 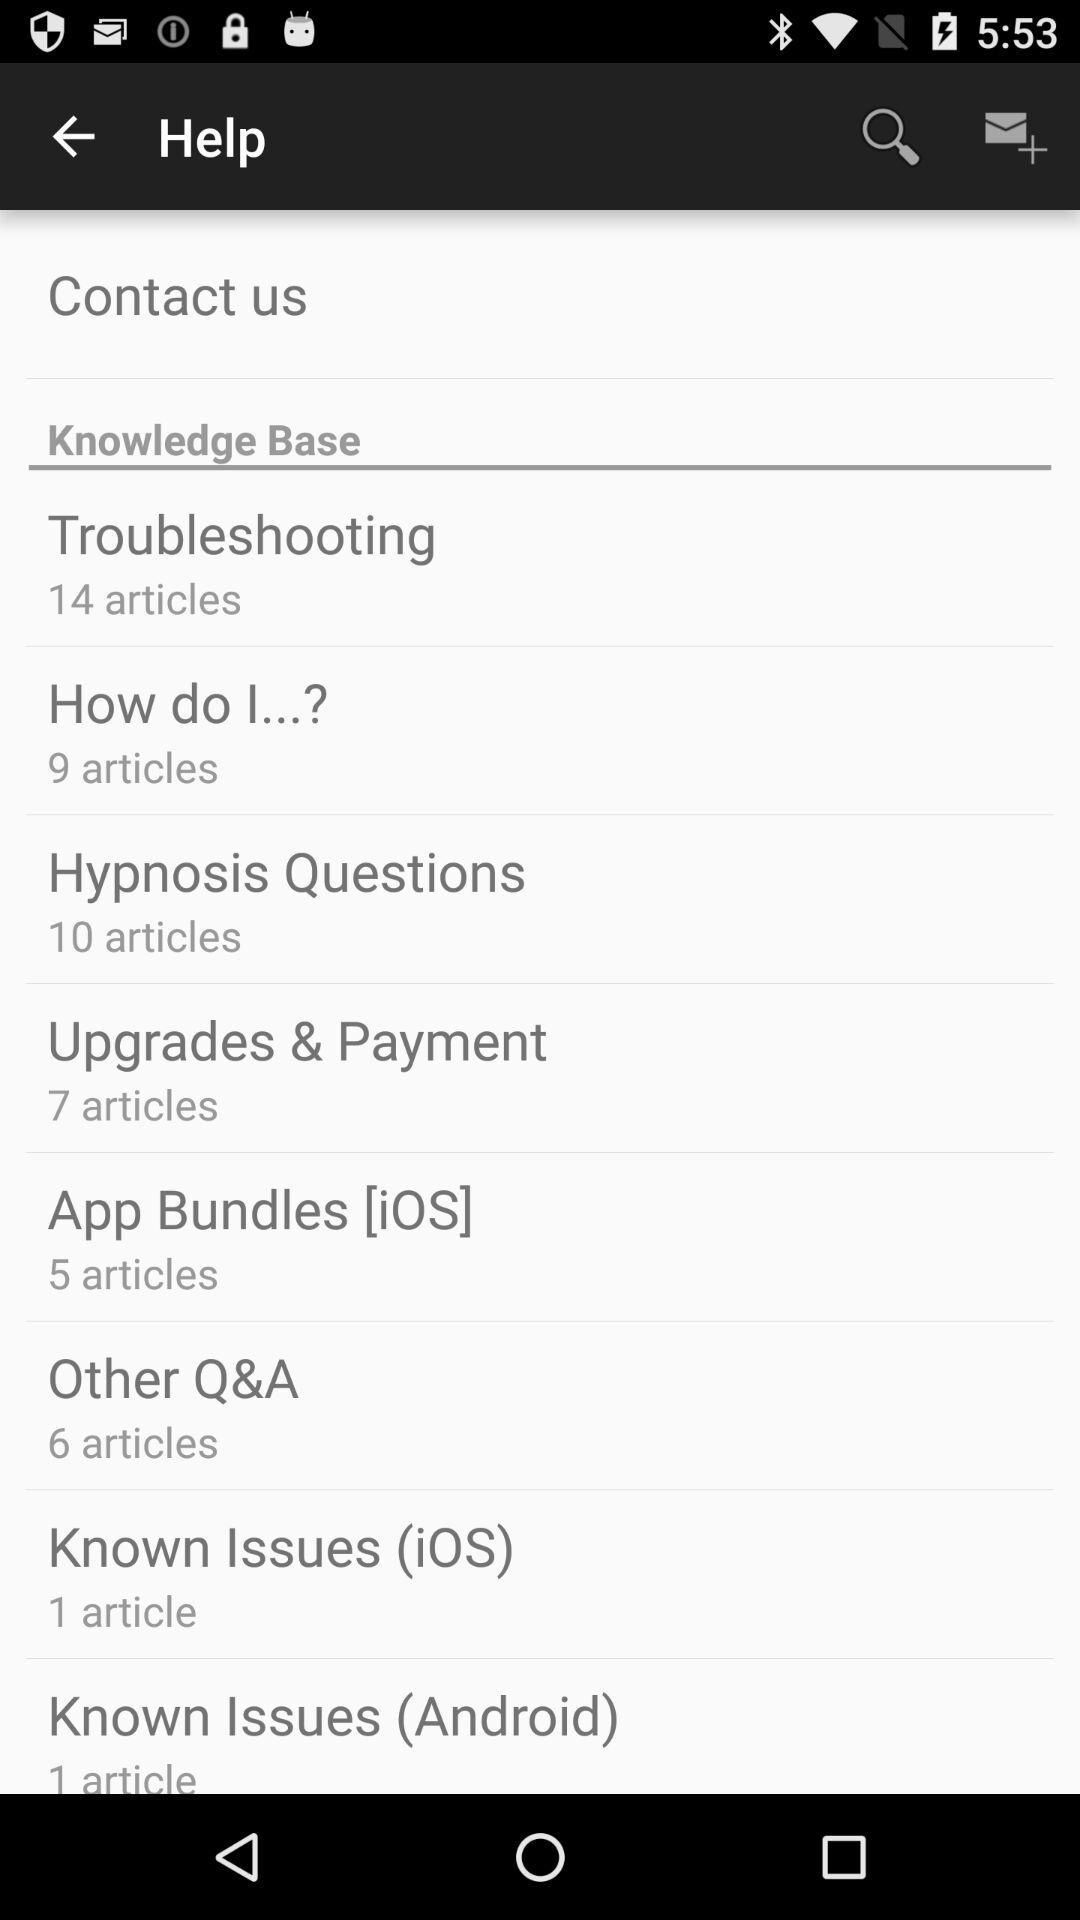 What do you see at coordinates (172, 1375) in the screenshot?
I see `the other q&a icon` at bounding box center [172, 1375].